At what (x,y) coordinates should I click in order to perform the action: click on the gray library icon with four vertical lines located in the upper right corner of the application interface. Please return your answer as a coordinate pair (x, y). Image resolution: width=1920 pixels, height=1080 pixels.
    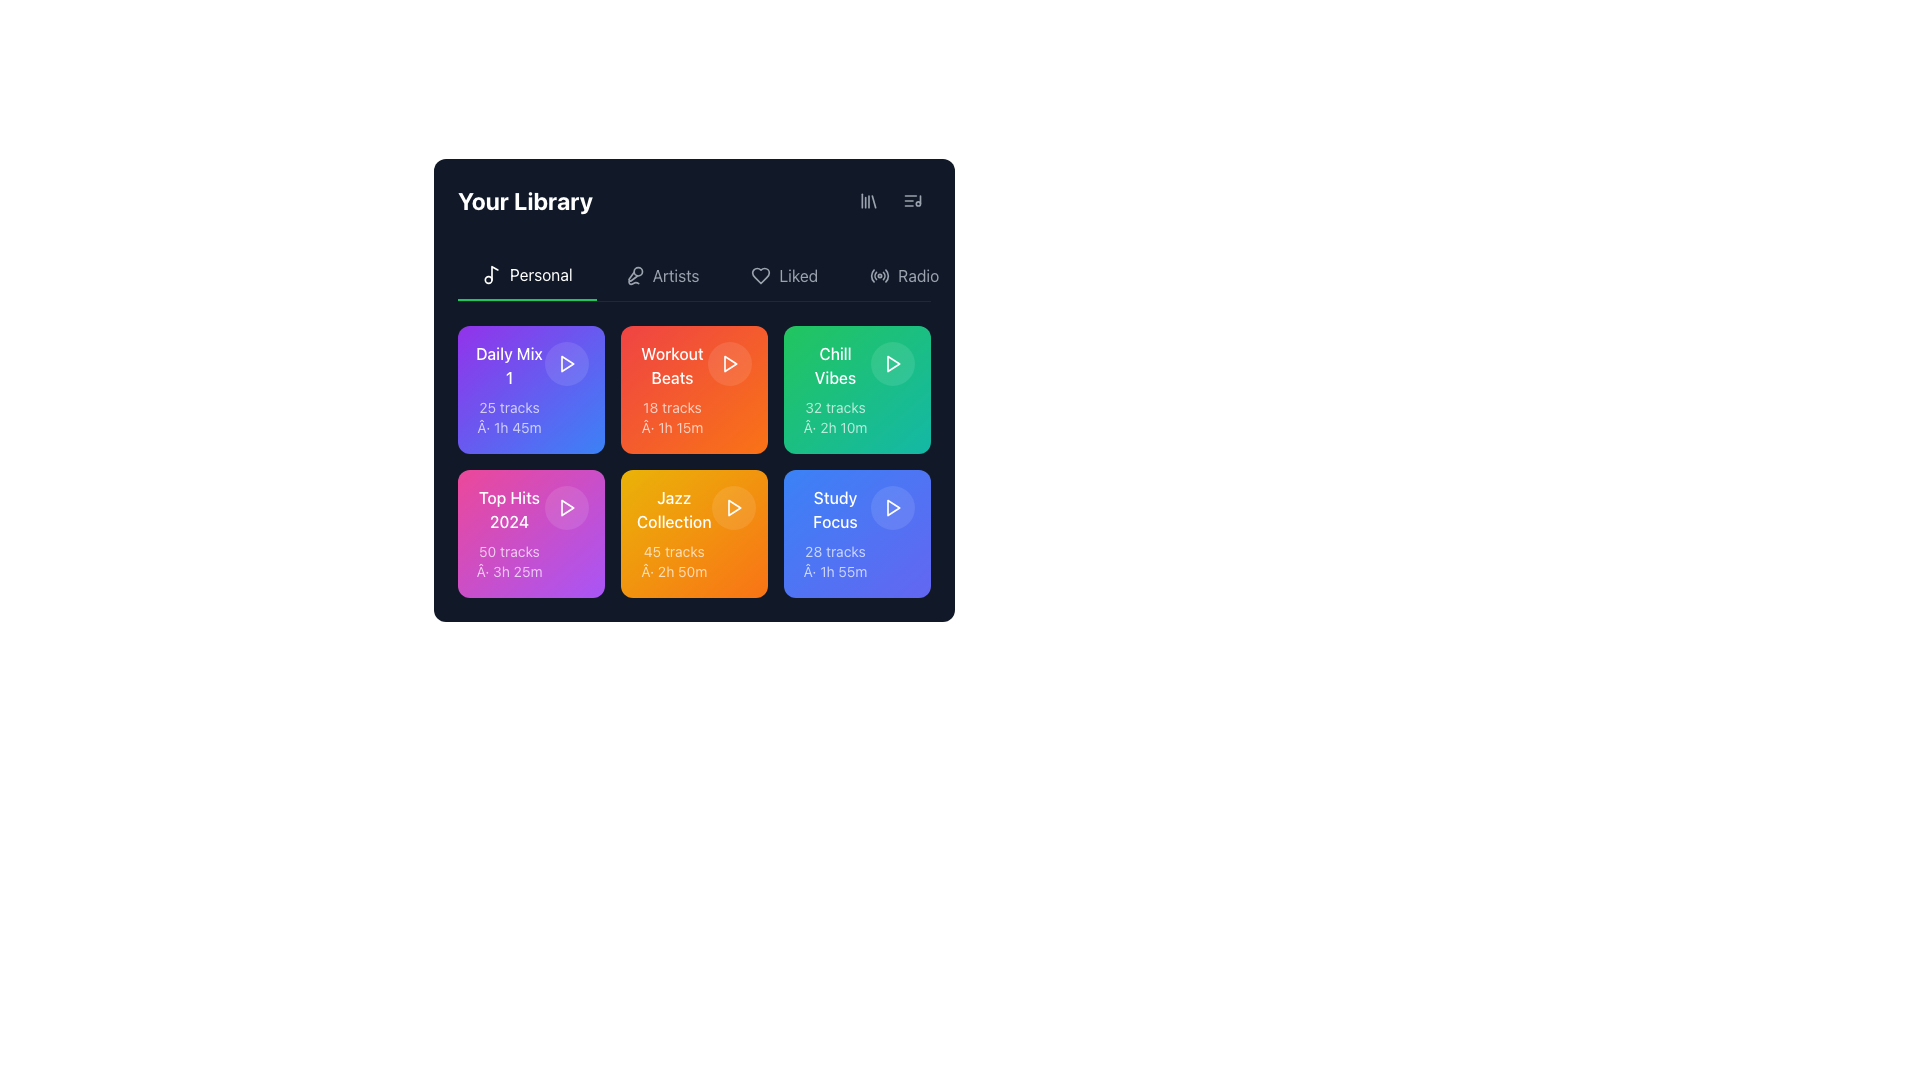
    Looking at the image, I should click on (868, 200).